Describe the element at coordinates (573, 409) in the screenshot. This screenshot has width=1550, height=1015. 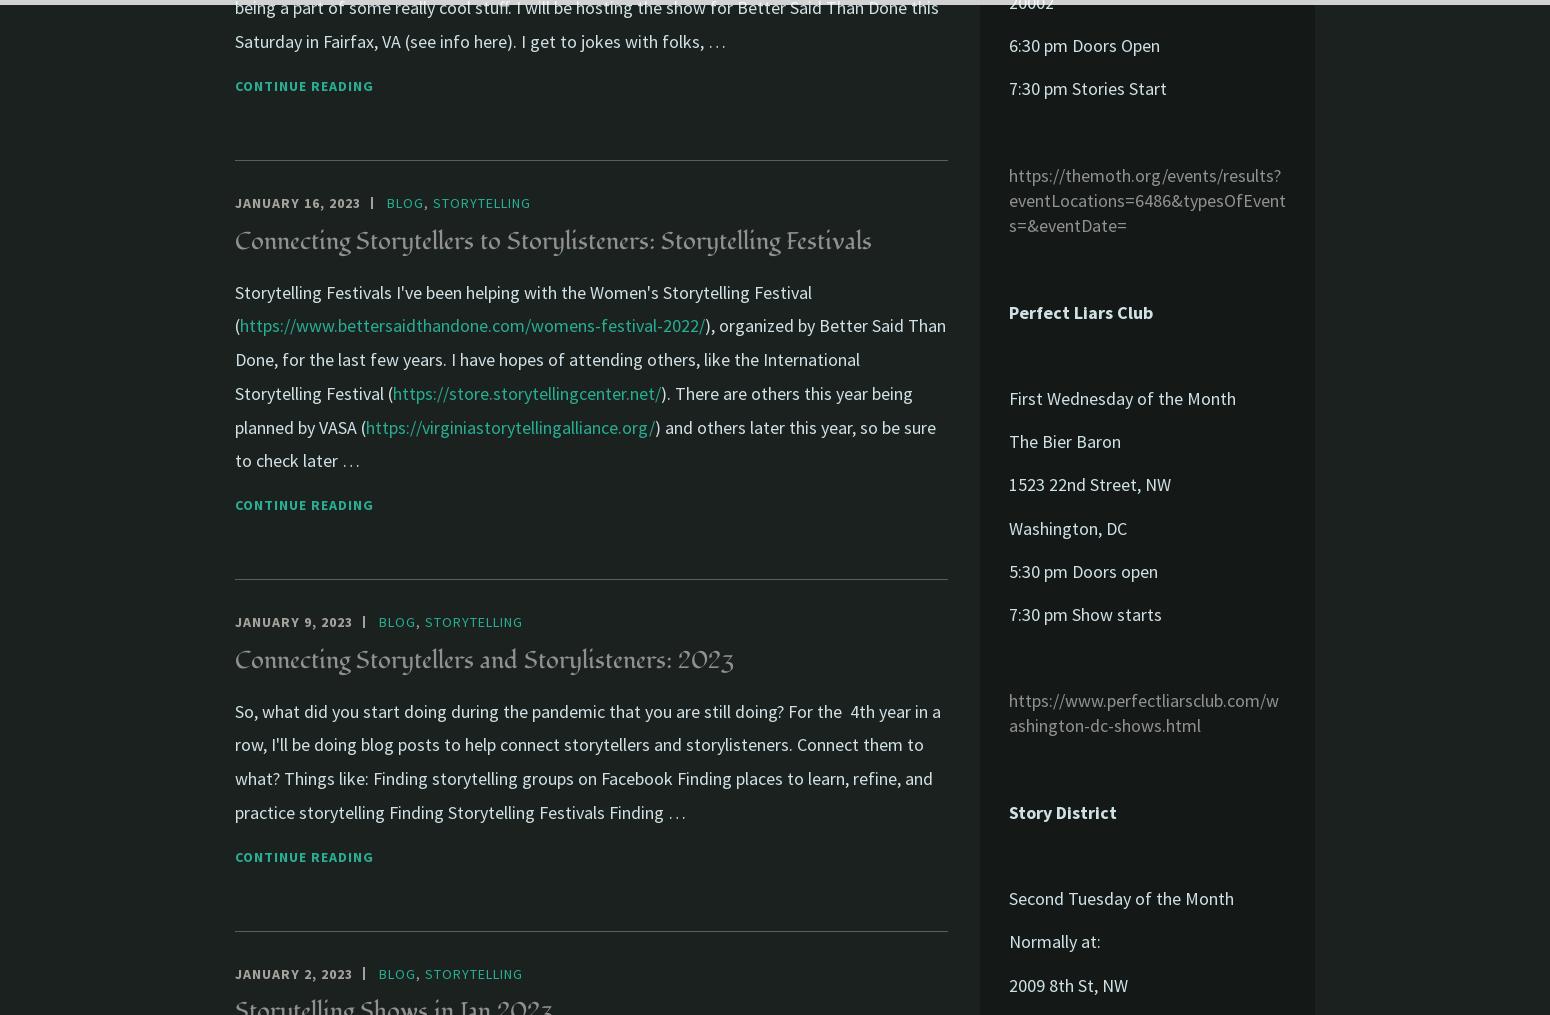
I see `'). There are others this year being planned by VASA ('` at that location.